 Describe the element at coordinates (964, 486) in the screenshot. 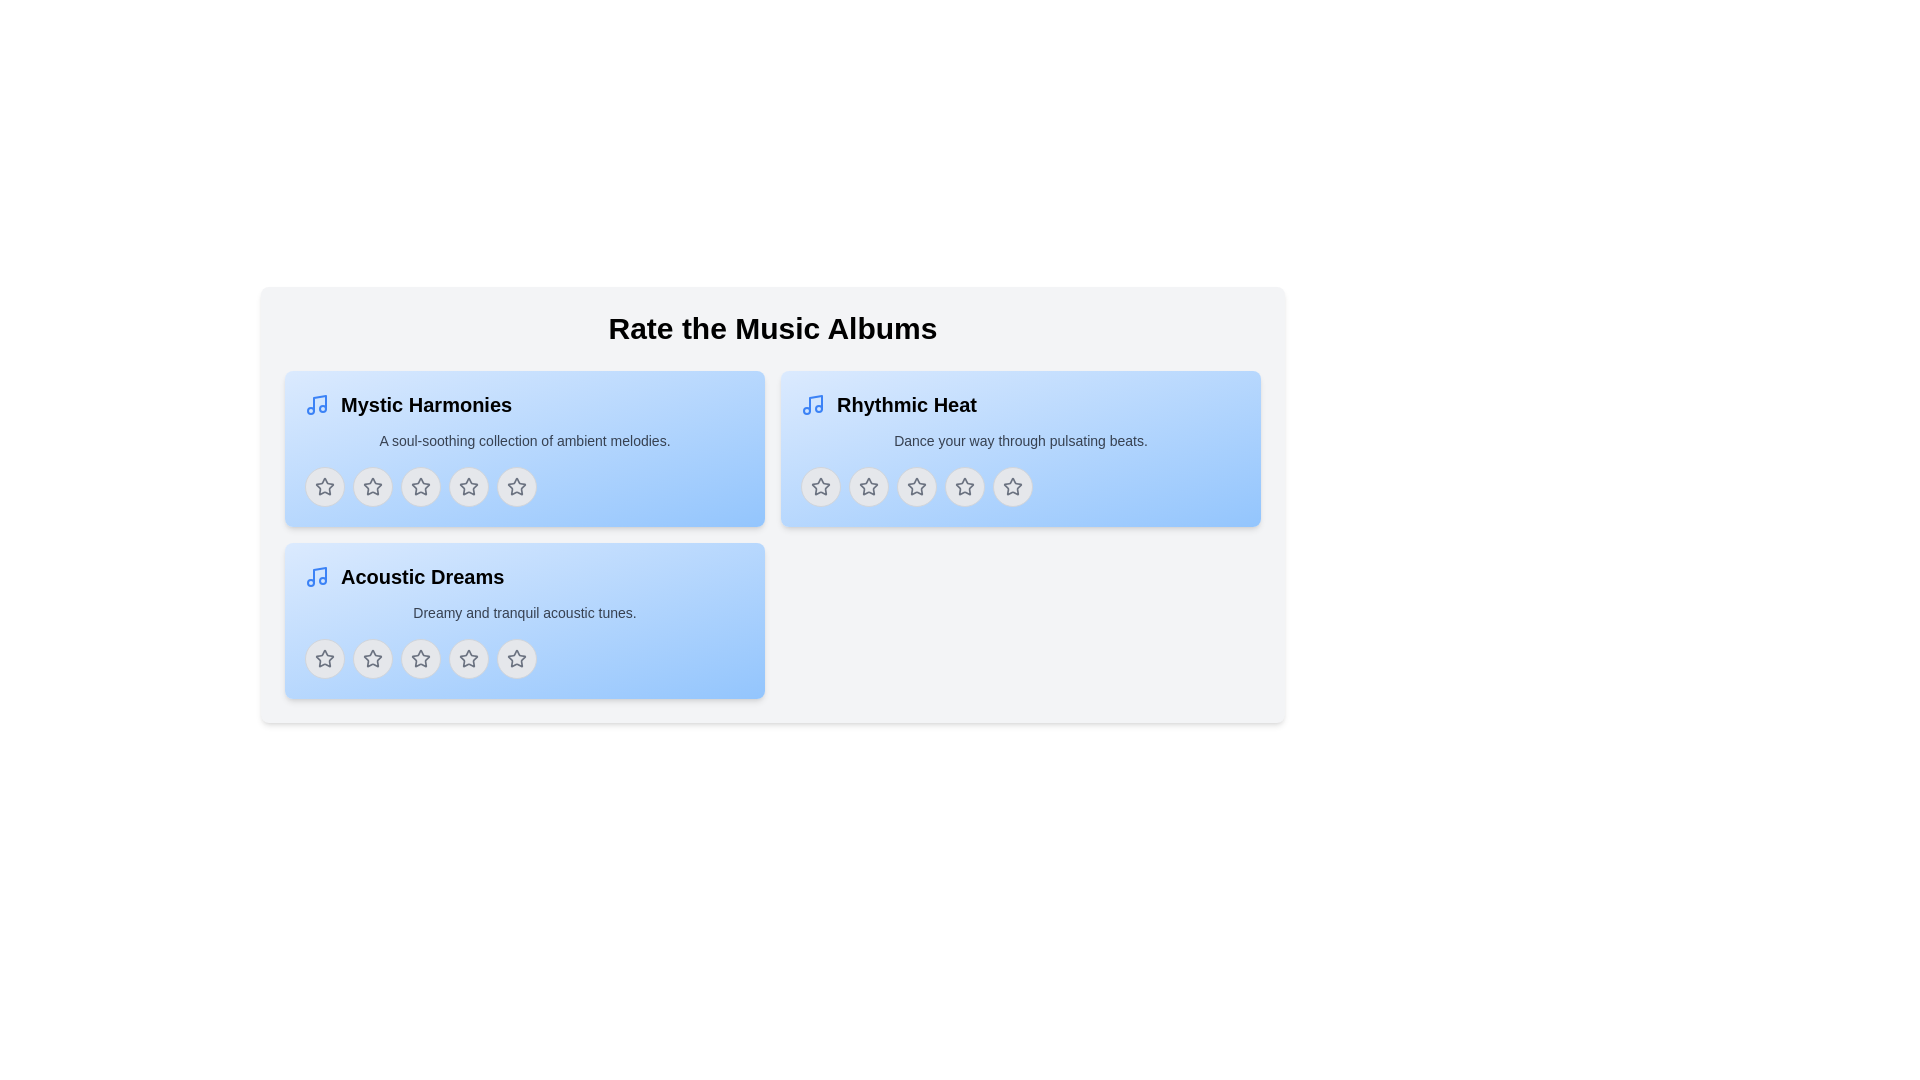

I see `the fourth star icon in the horizontal array of five stars at the bottom center of the 'Rhythmic Heat' album card to rate it` at that location.